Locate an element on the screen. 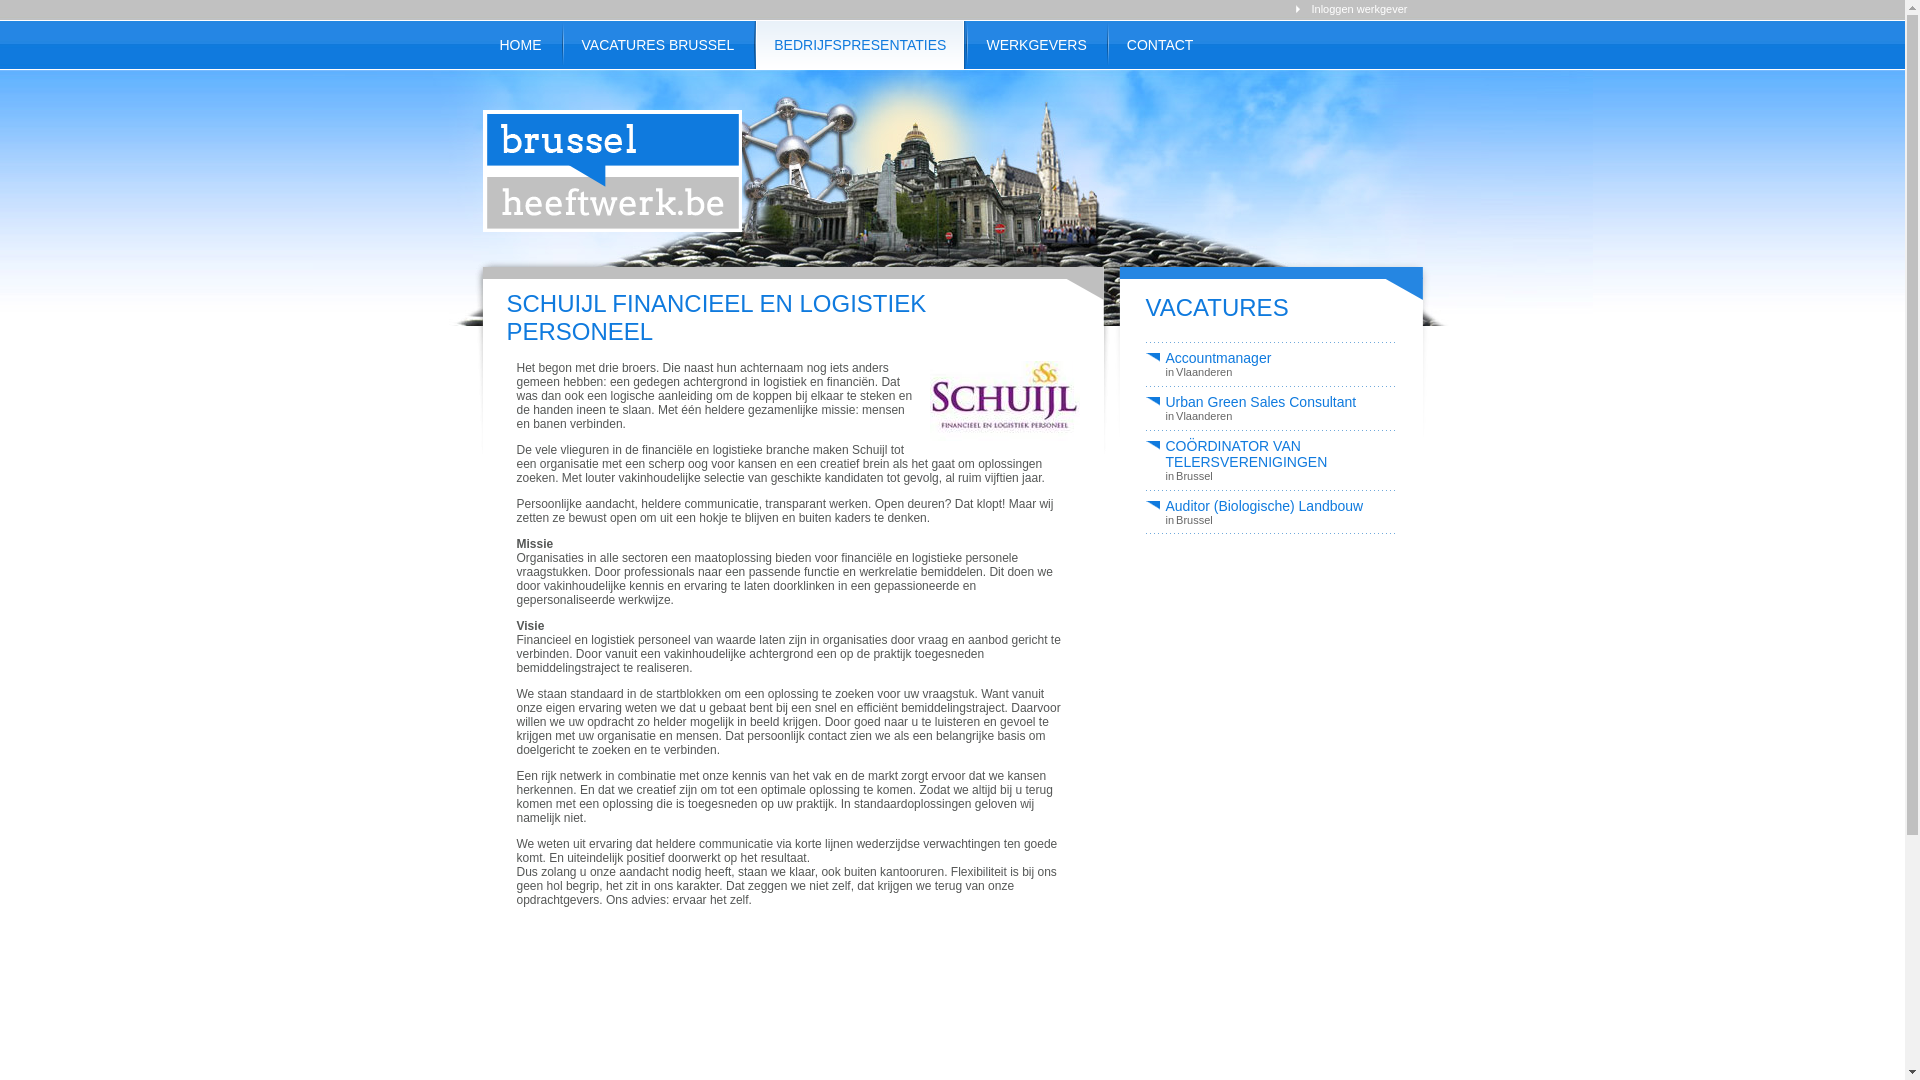  'CONTACT' is located at coordinates (1160, 45).